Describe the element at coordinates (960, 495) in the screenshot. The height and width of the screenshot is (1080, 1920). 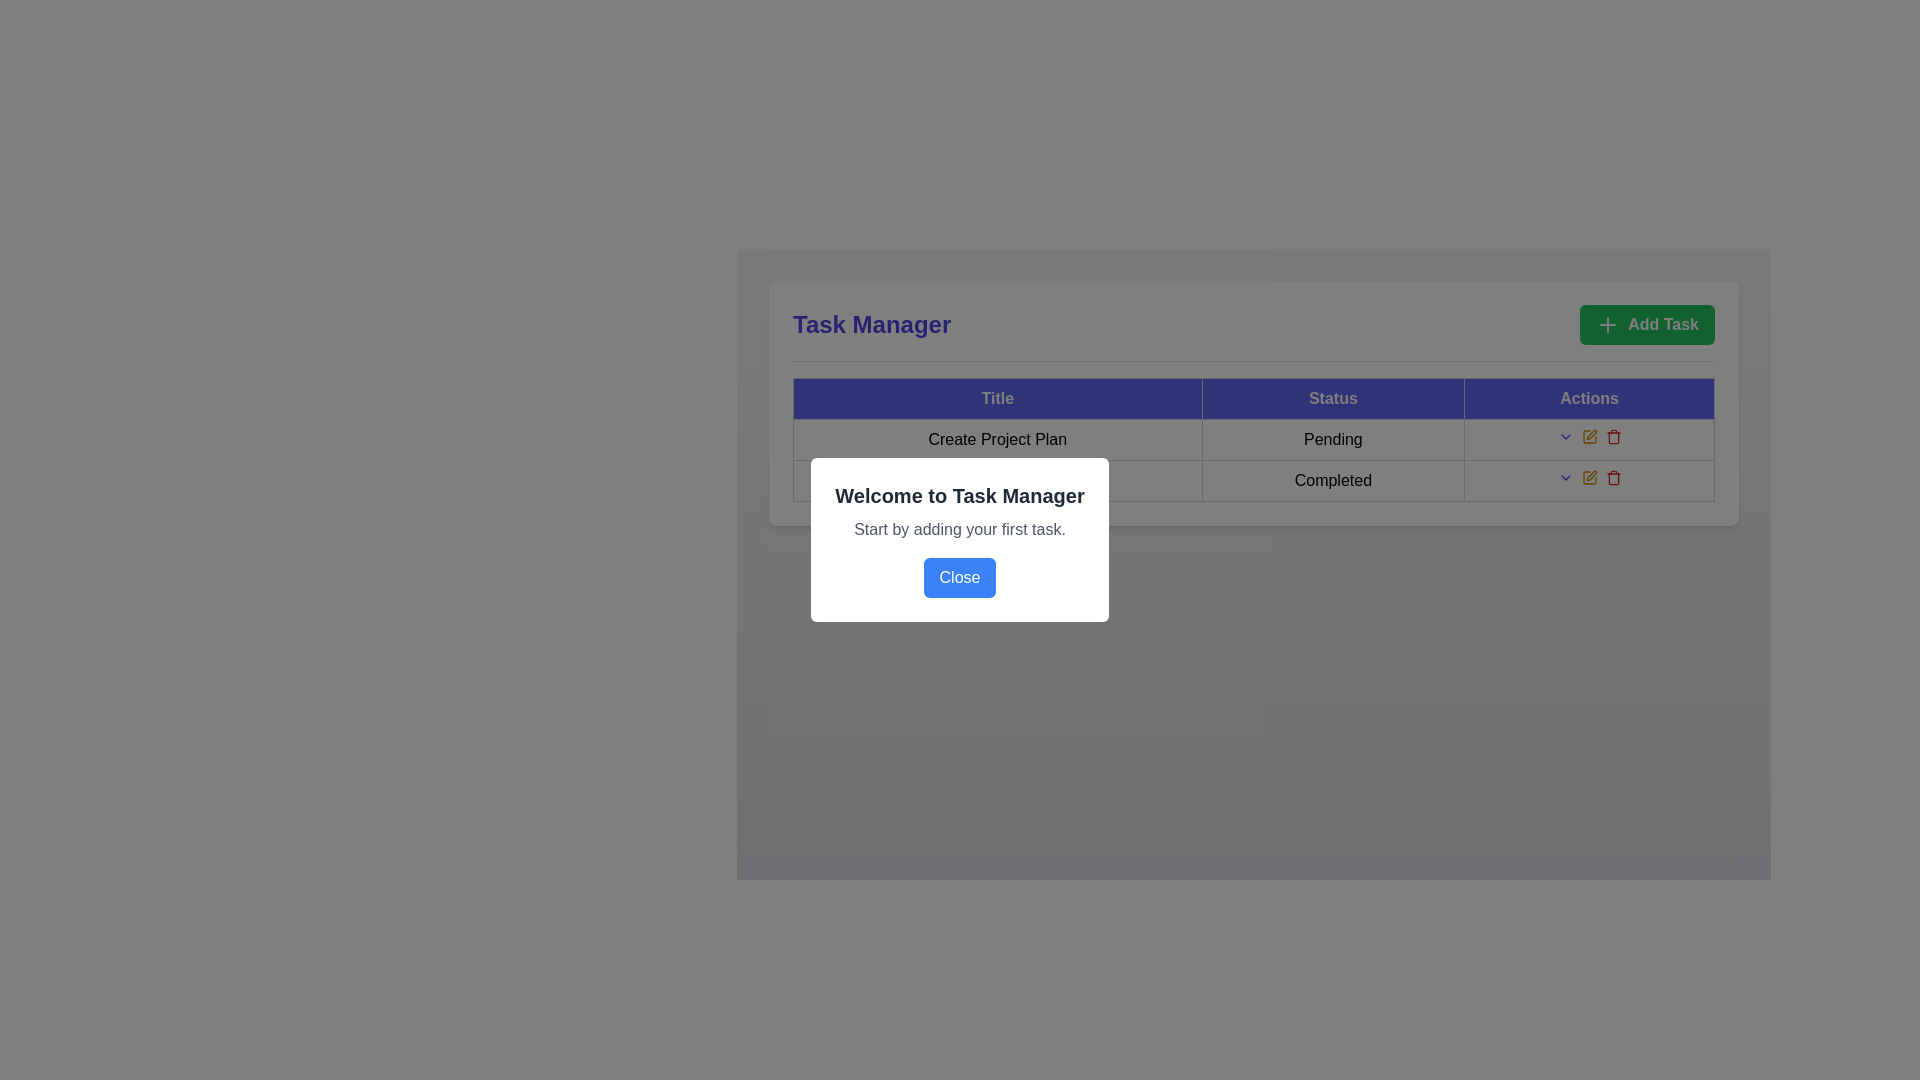
I see `the welcoming heading at the top-center of the modal dialog, which provides context for adding the first task` at that location.